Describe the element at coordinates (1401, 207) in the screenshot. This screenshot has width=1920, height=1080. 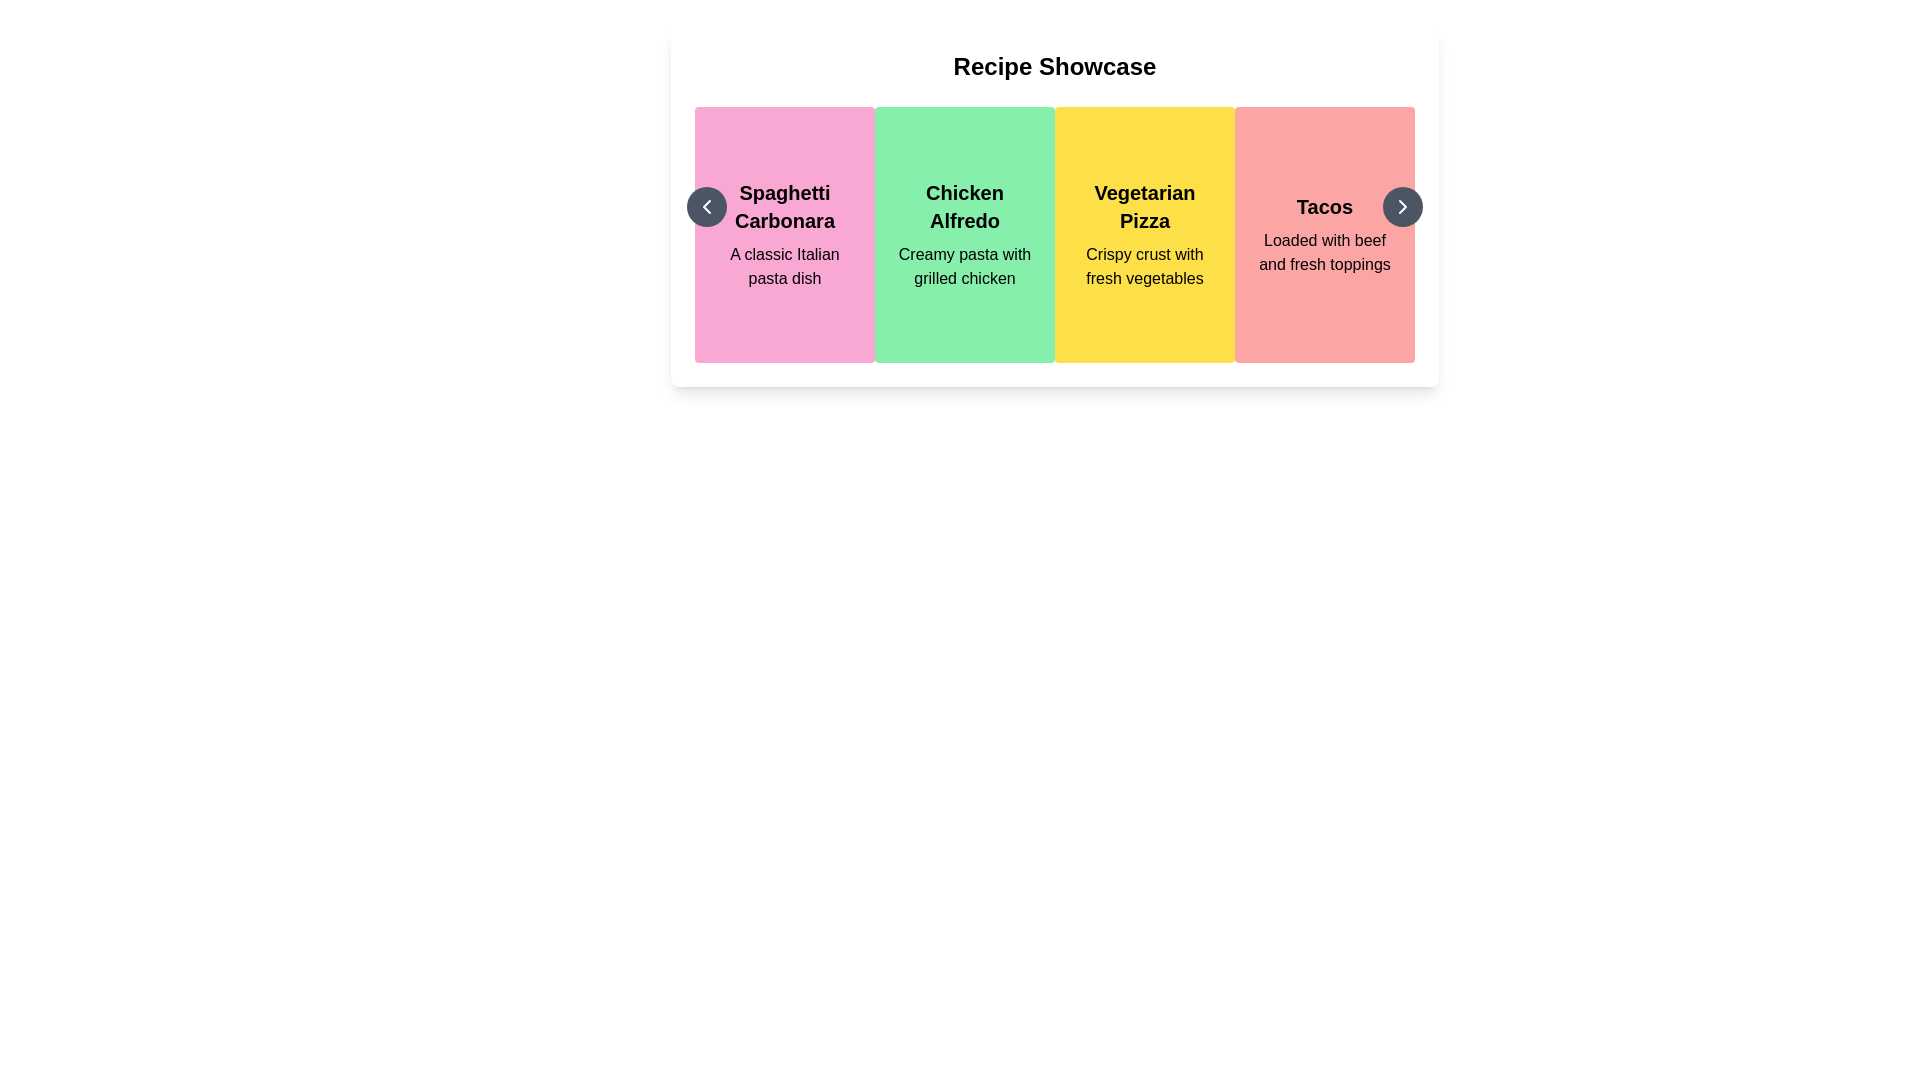
I see `the right-facing chevron icon button located at the right edge of the 'Tacos' card` at that location.